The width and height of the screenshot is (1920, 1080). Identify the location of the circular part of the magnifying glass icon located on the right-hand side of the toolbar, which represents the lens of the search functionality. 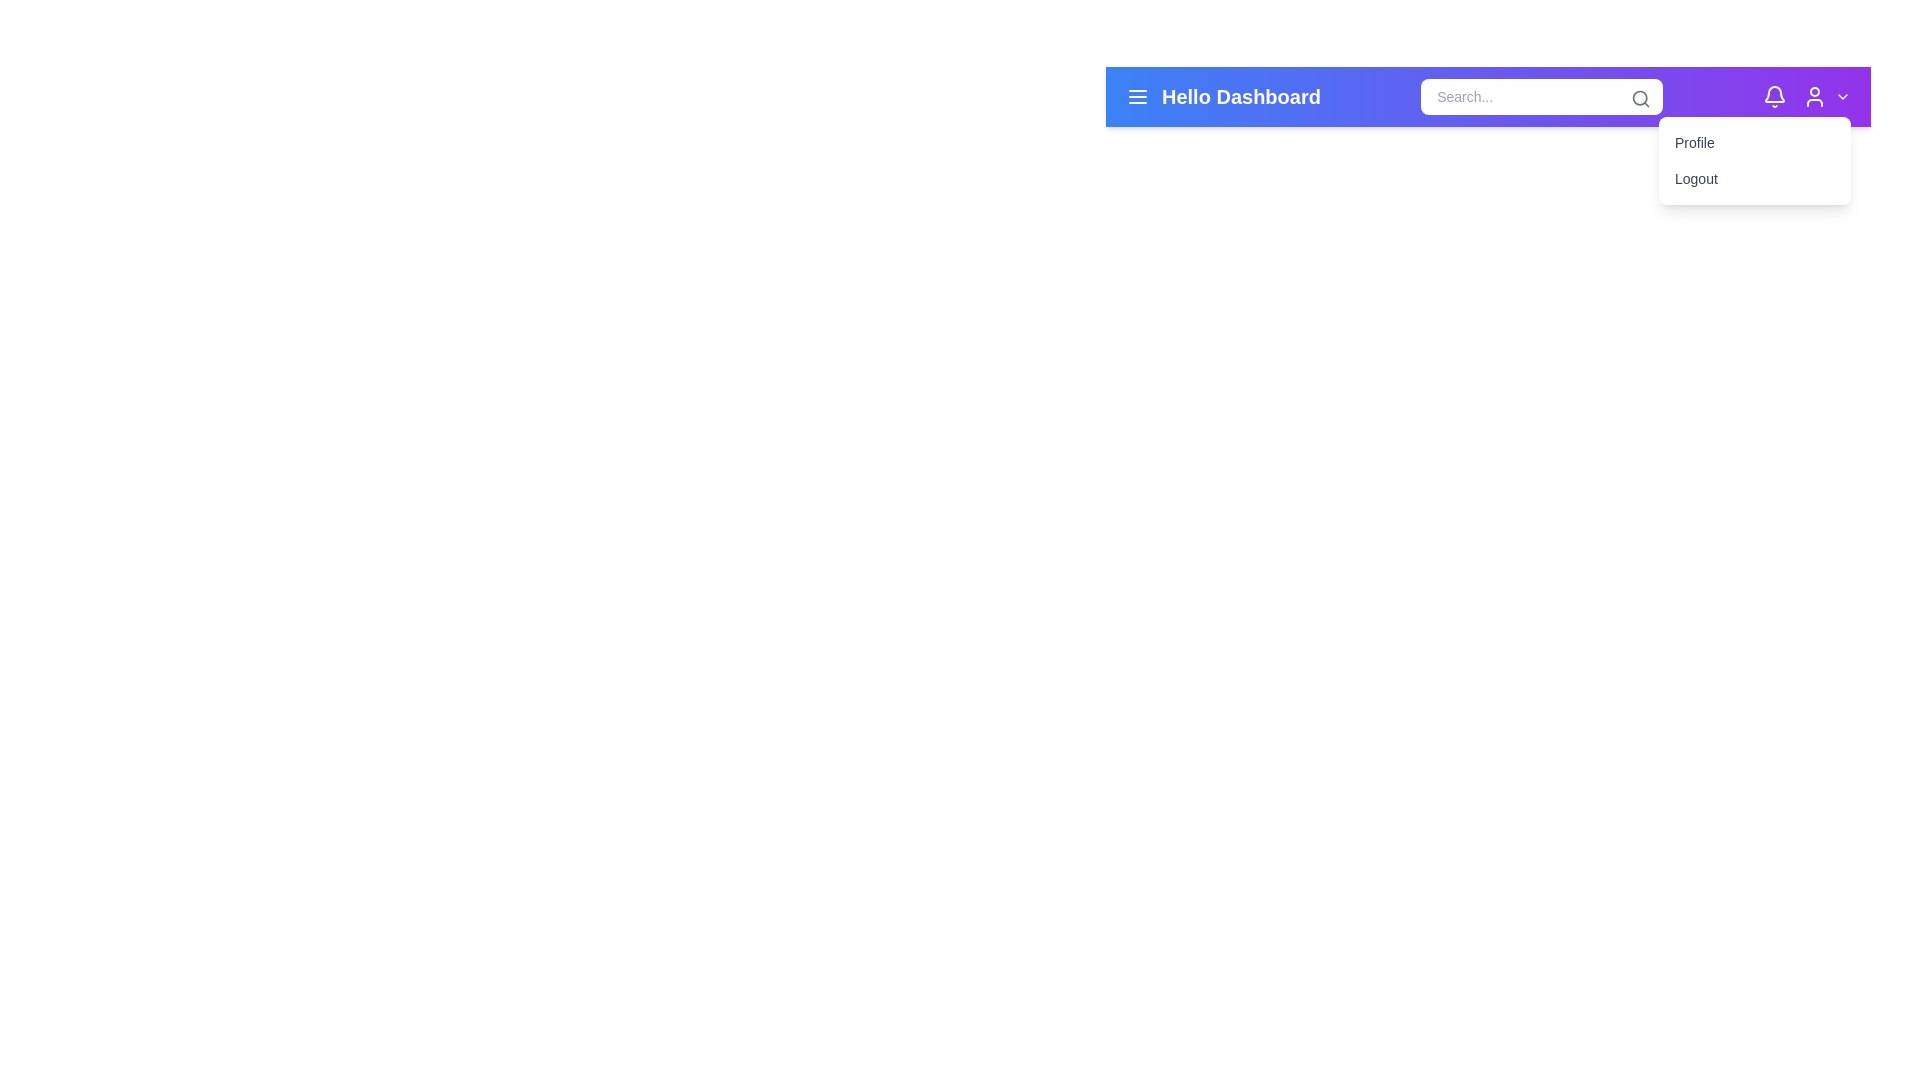
(1639, 98).